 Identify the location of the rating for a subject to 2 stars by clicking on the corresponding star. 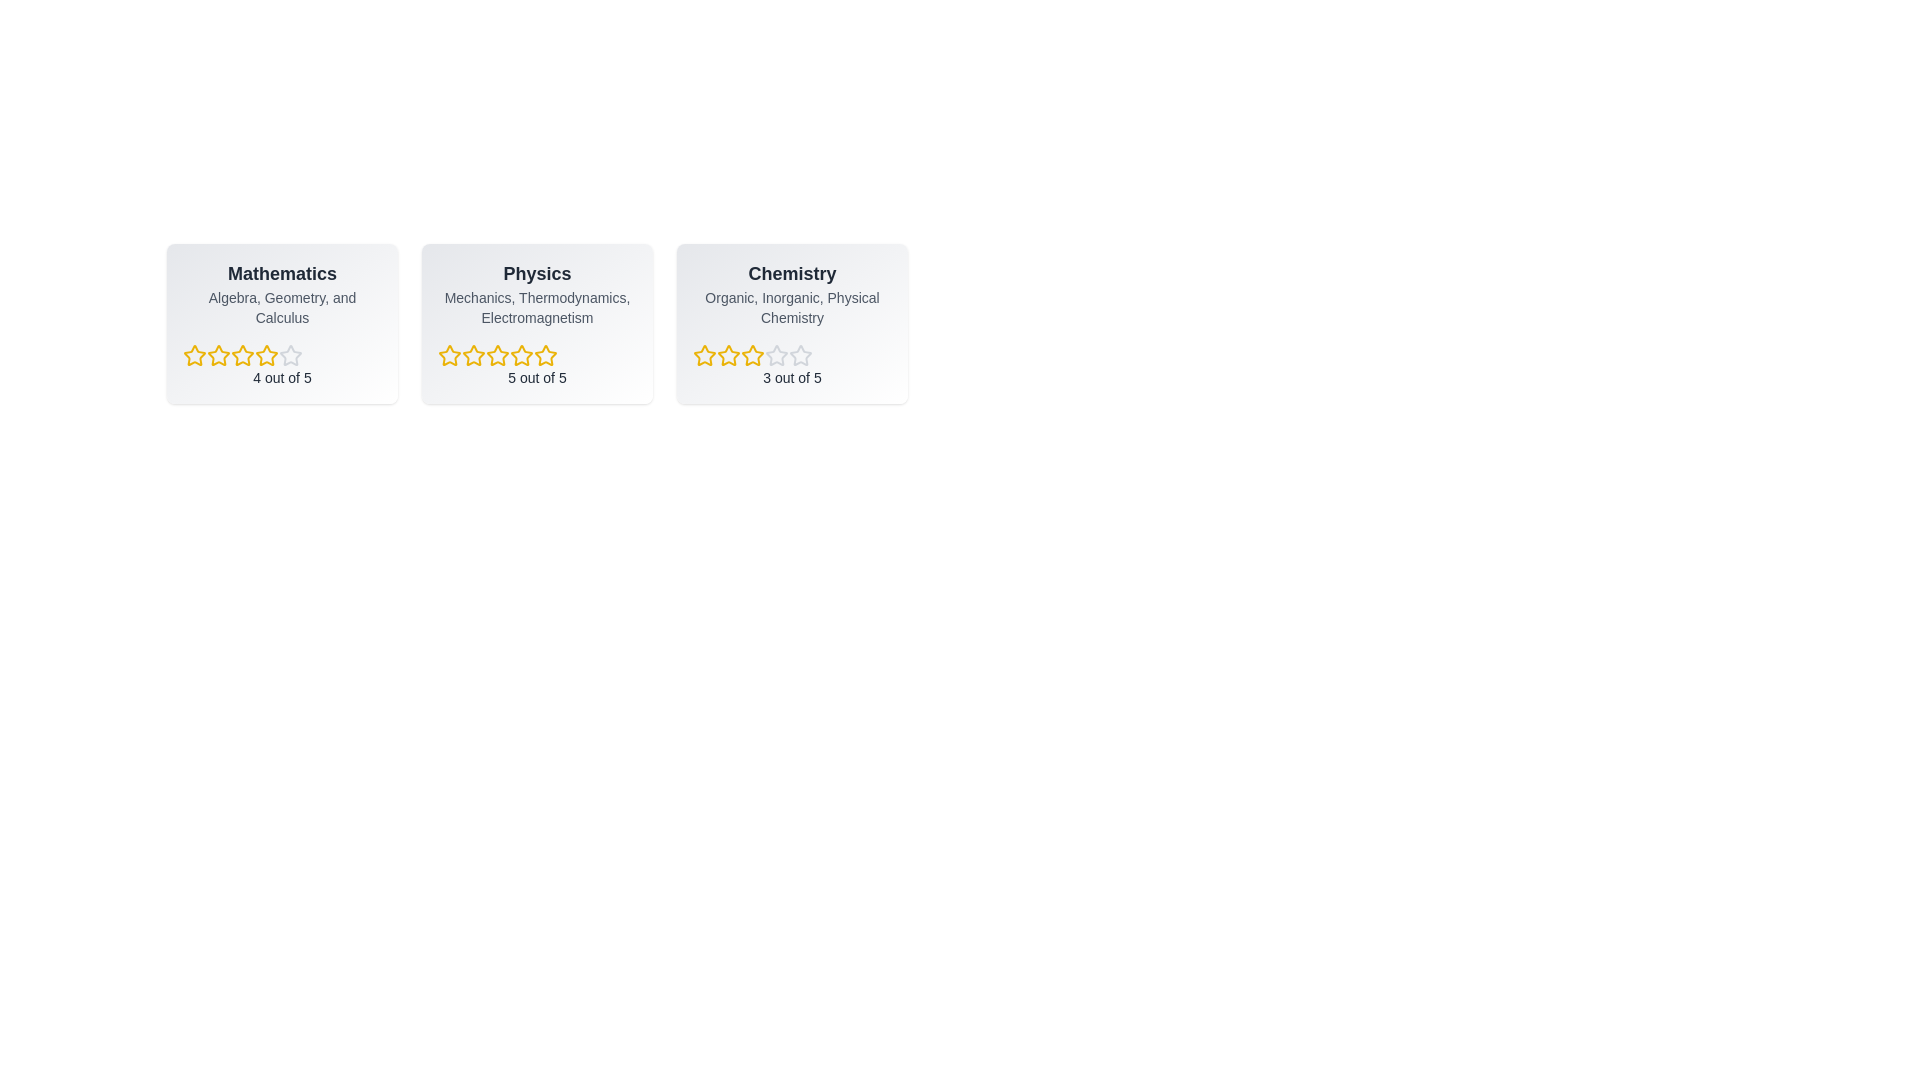
(219, 354).